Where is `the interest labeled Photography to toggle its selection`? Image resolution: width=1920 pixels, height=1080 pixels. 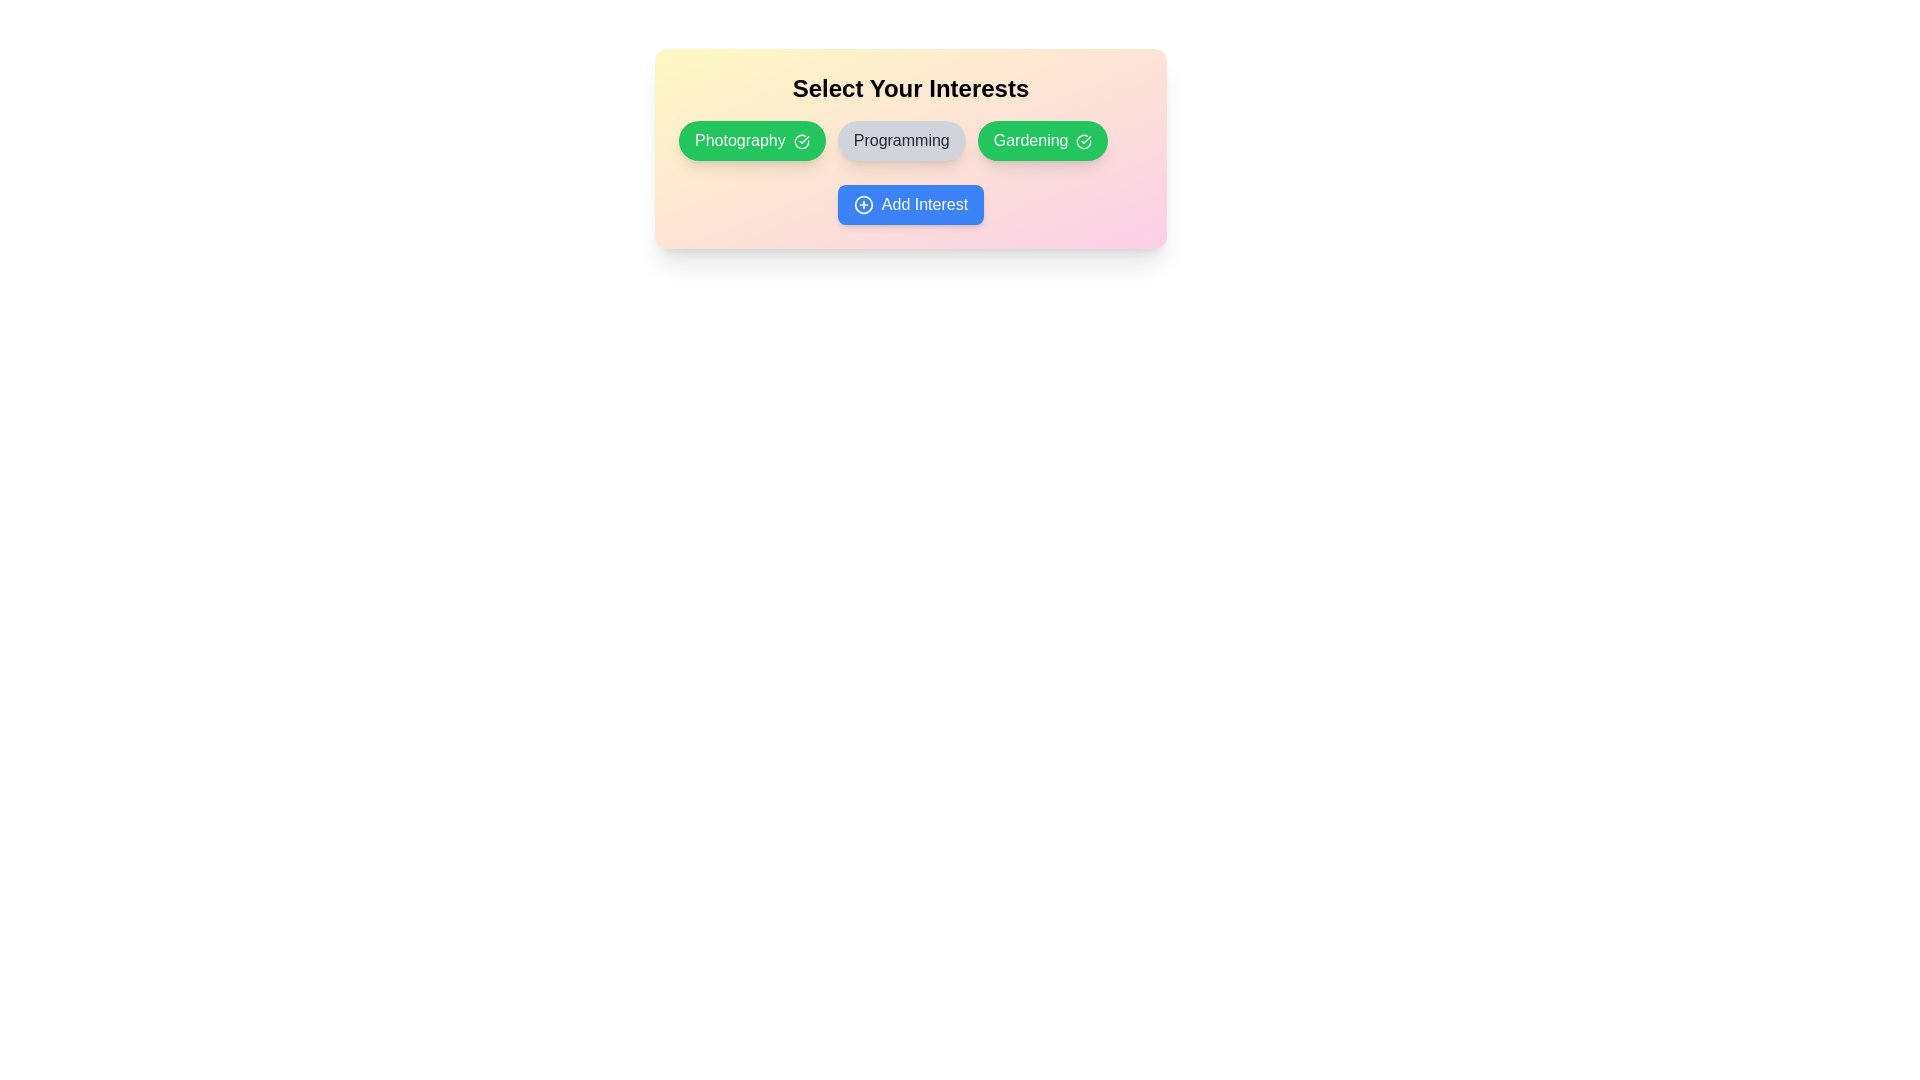 the interest labeled Photography to toggle its selection is located at coordinates (751, 140).